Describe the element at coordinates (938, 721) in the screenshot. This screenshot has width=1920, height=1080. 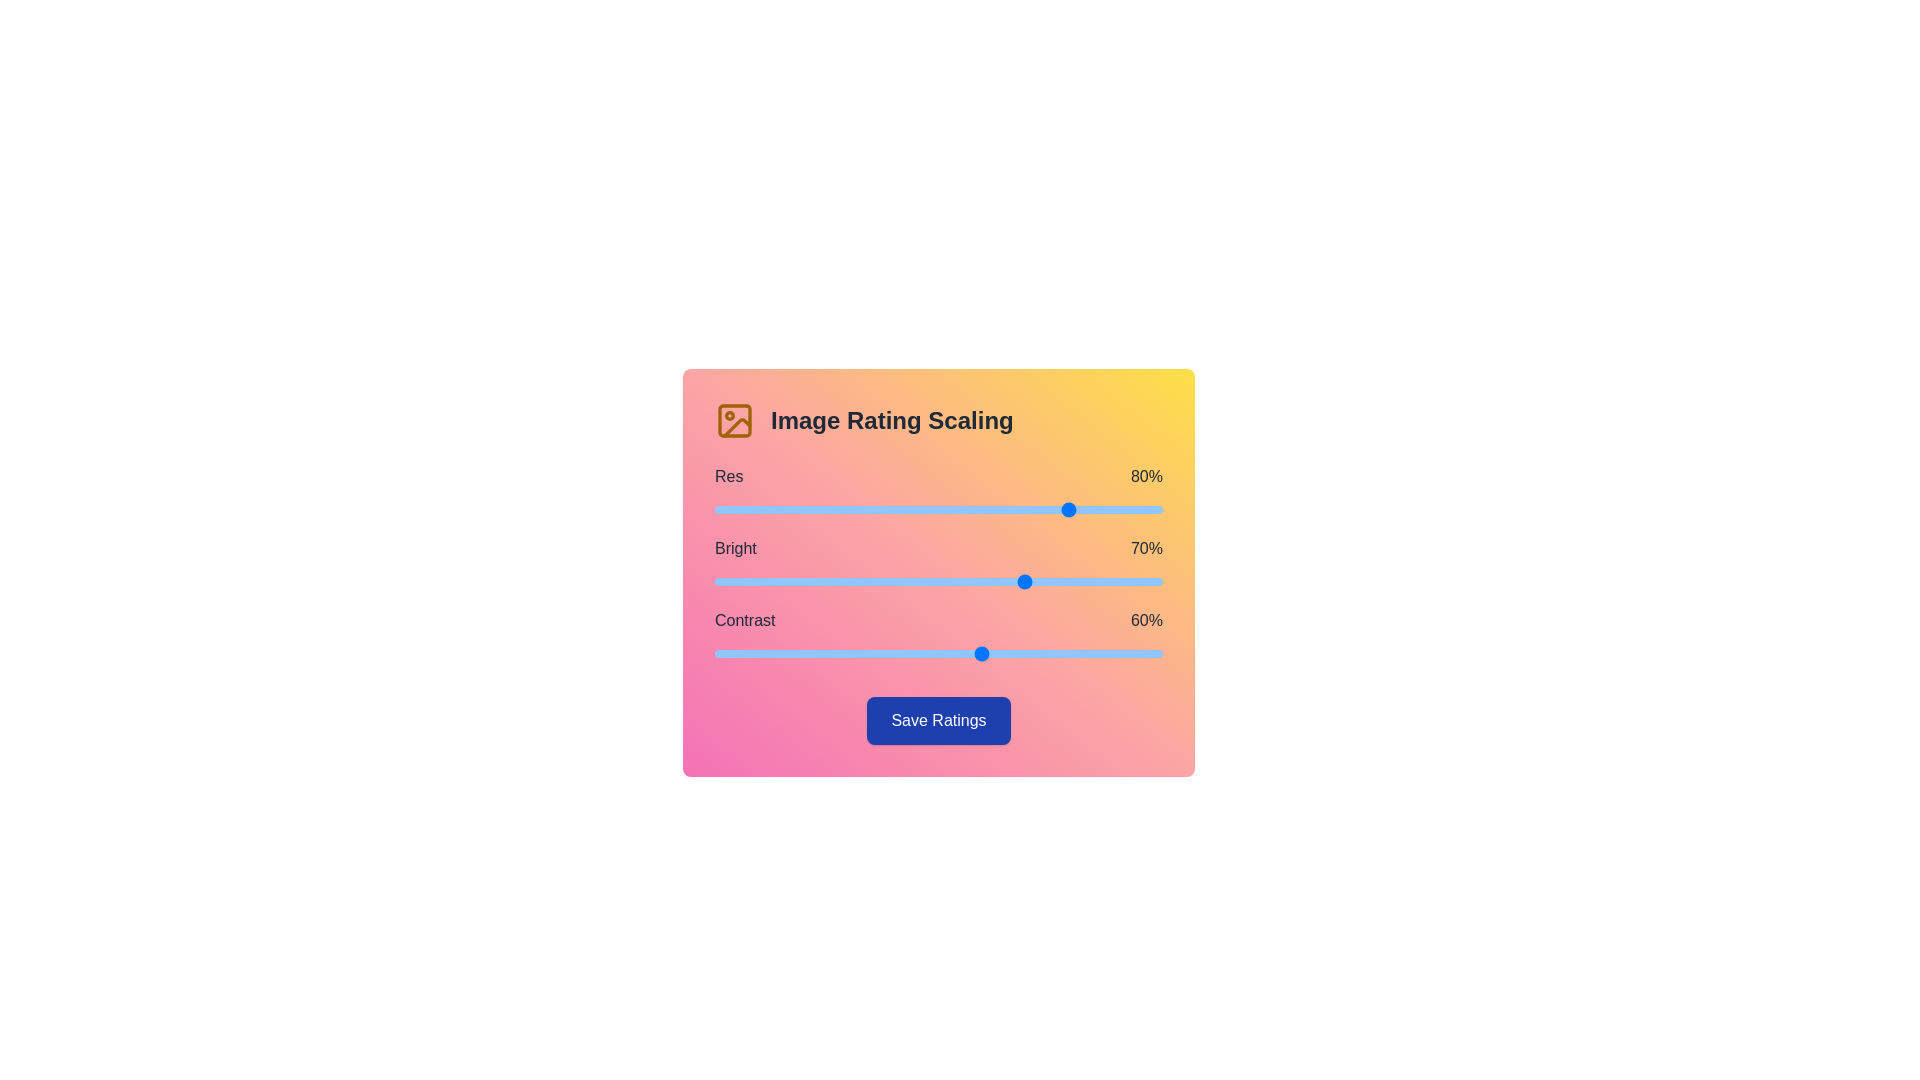
I see `the 'Save Ratings' button, which is a rectangular button with white text on a blue background, located at the bottom of the panel for adjusting image properties` at that location.